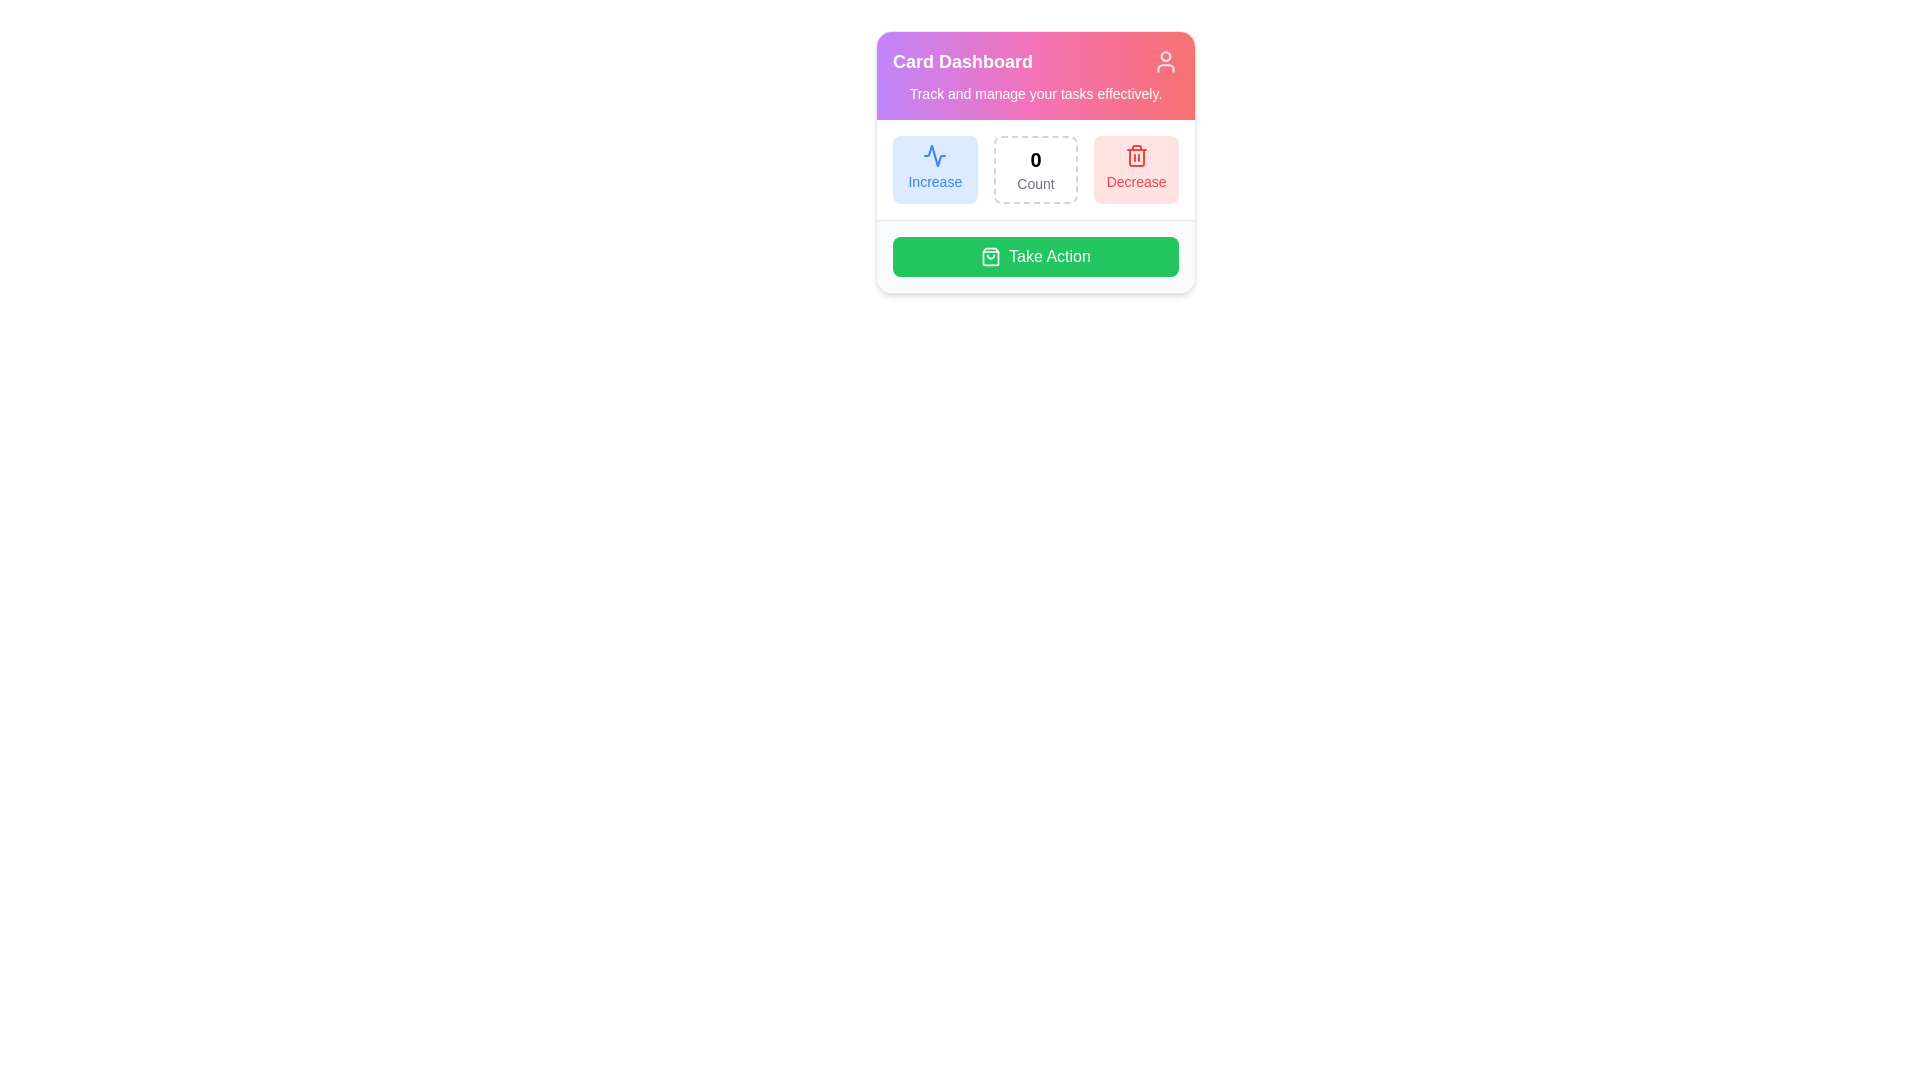  I want to click on the green rectangular button with rounded corners labeled 'Take Action', so click(1036, 256).